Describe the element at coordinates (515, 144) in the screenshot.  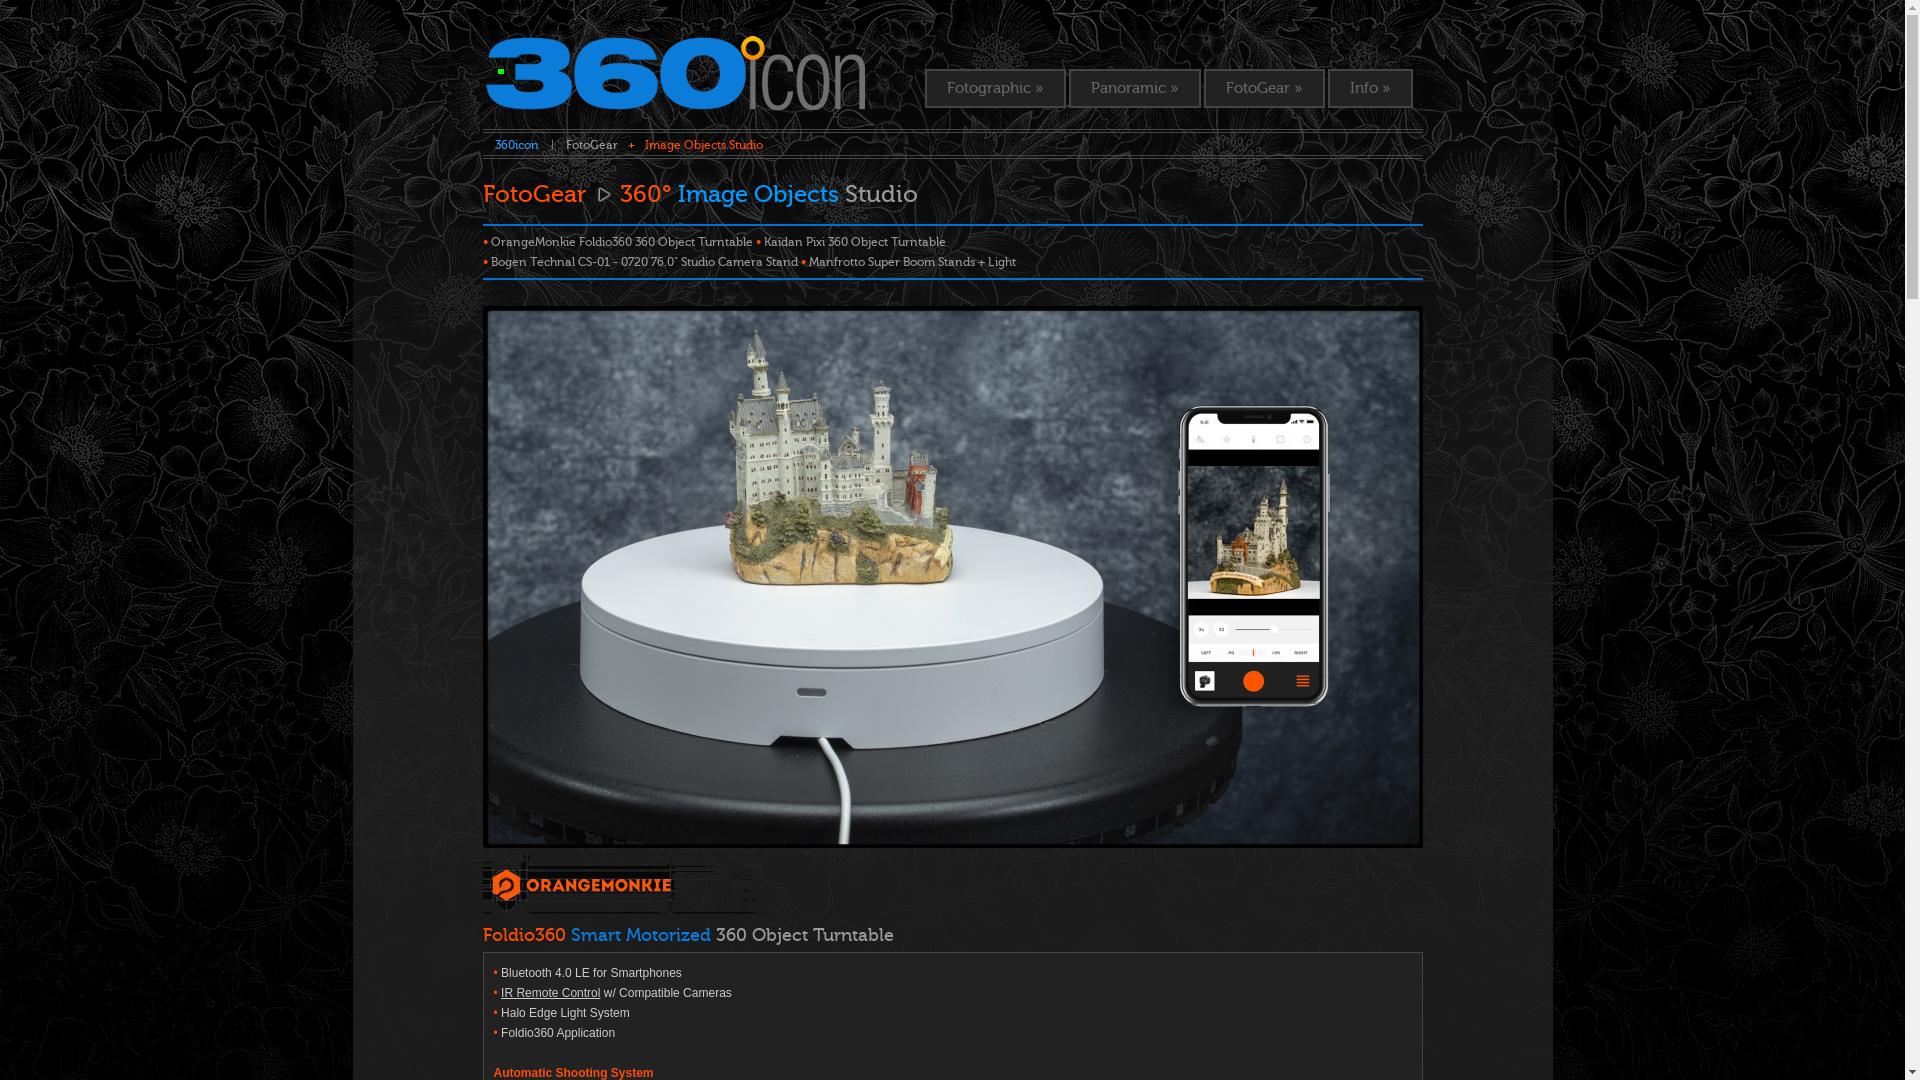
I see `'360icon'` at that location.